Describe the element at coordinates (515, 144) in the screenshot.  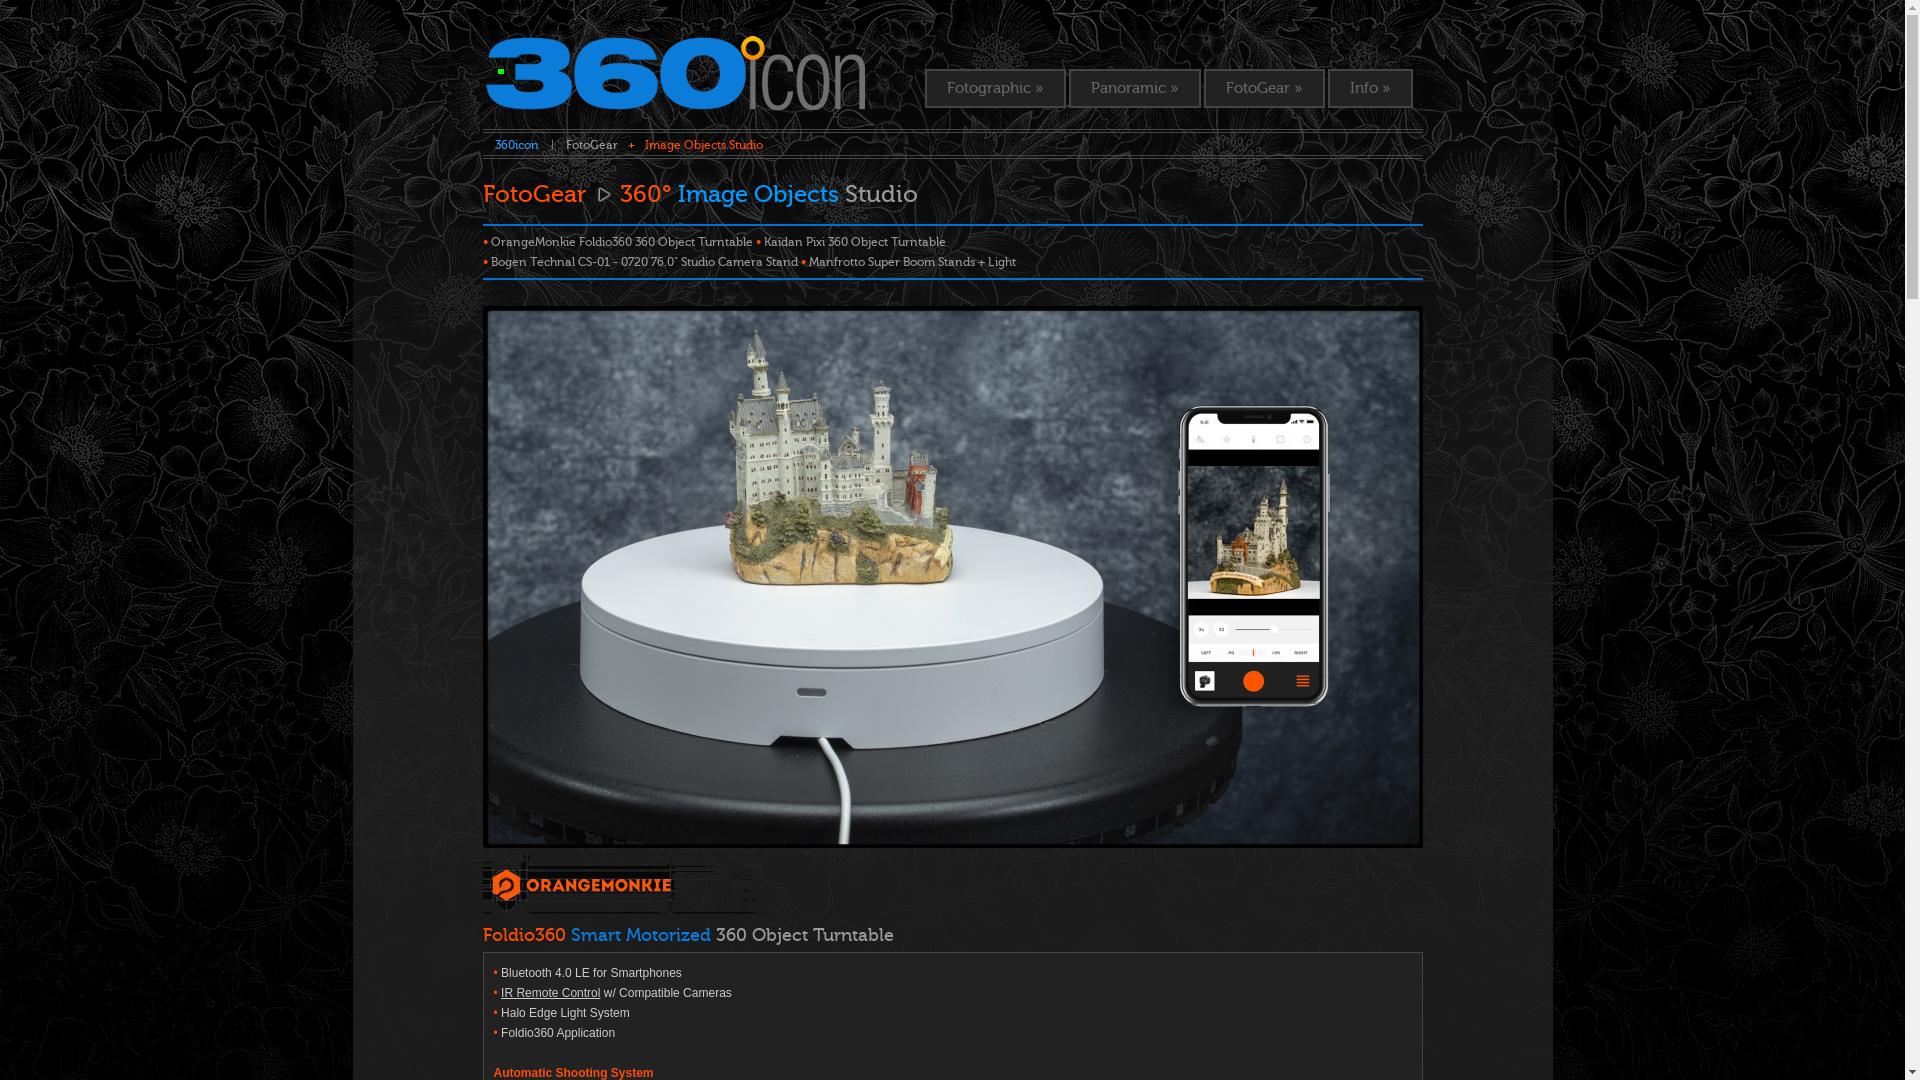
I see `'360icon'` at that location.